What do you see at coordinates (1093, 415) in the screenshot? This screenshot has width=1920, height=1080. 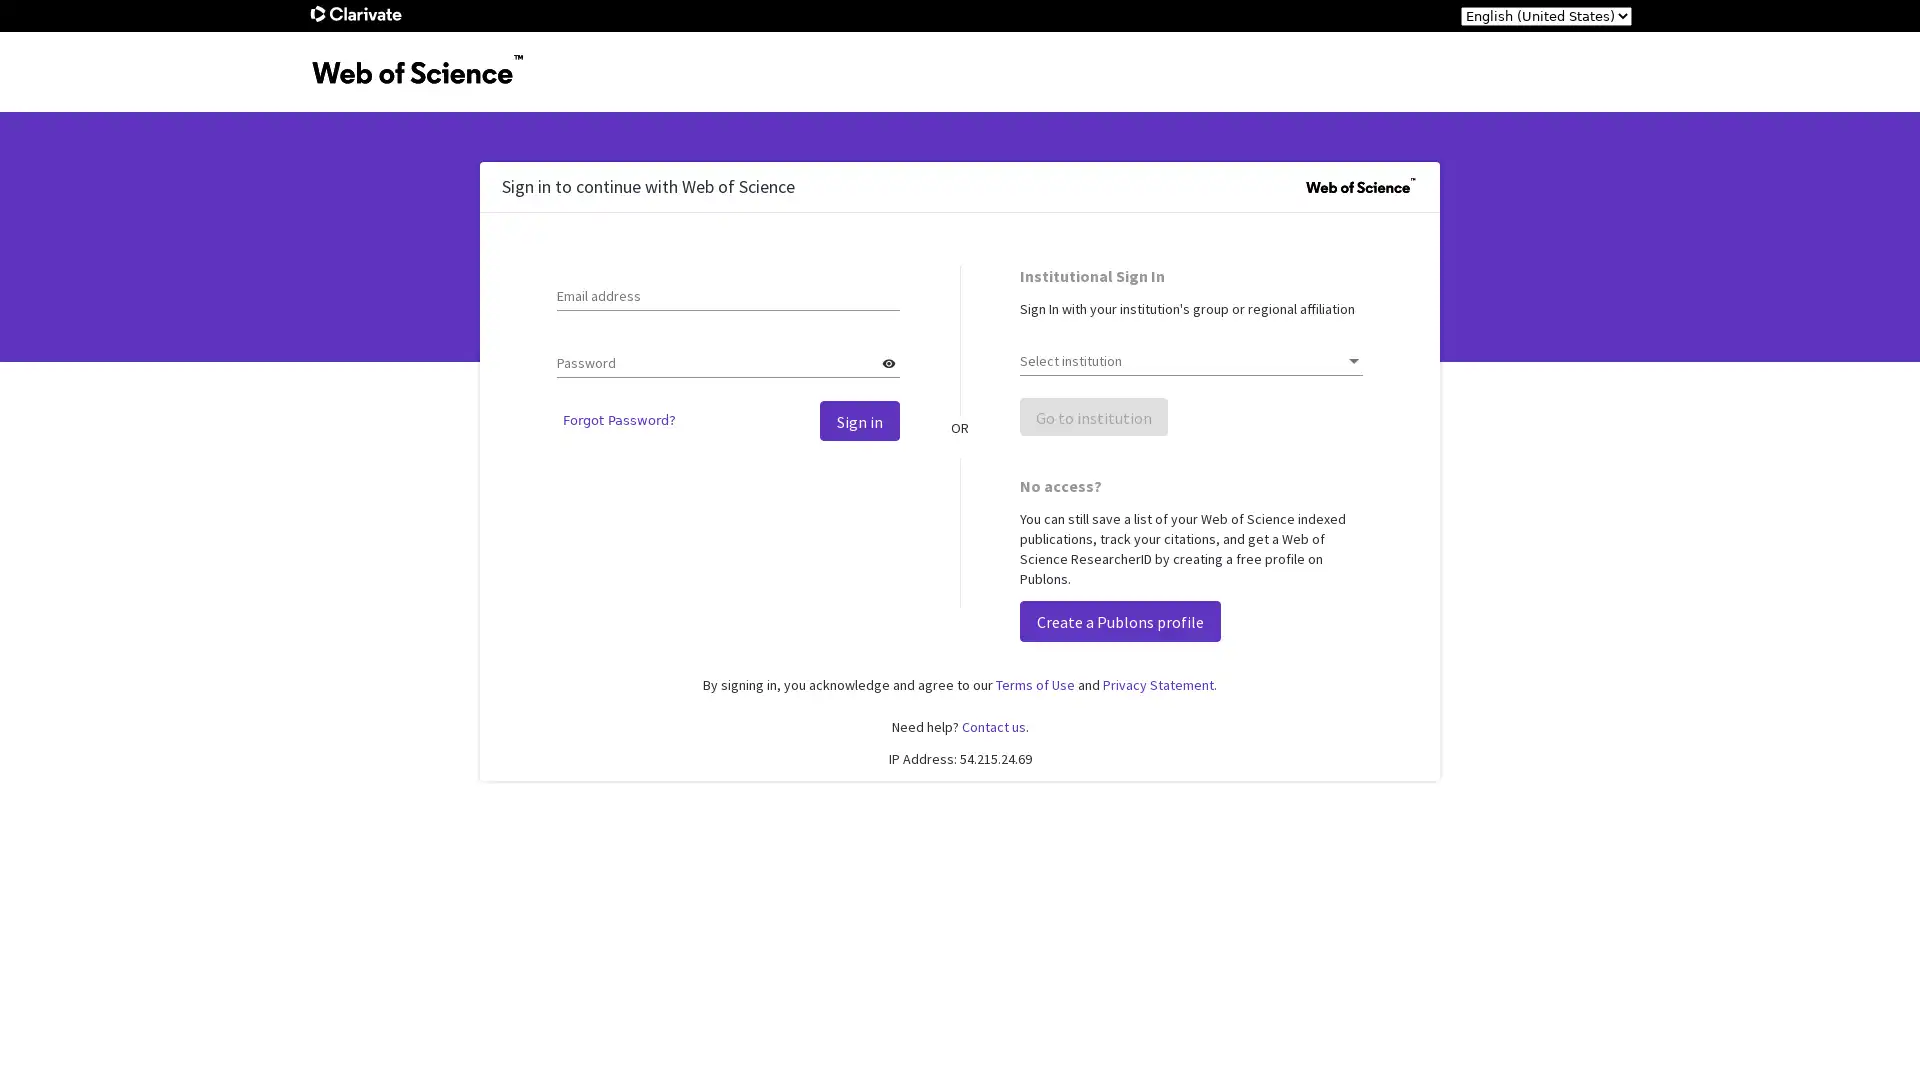 I see `Go to institution` at bounding box center [1093, 415].